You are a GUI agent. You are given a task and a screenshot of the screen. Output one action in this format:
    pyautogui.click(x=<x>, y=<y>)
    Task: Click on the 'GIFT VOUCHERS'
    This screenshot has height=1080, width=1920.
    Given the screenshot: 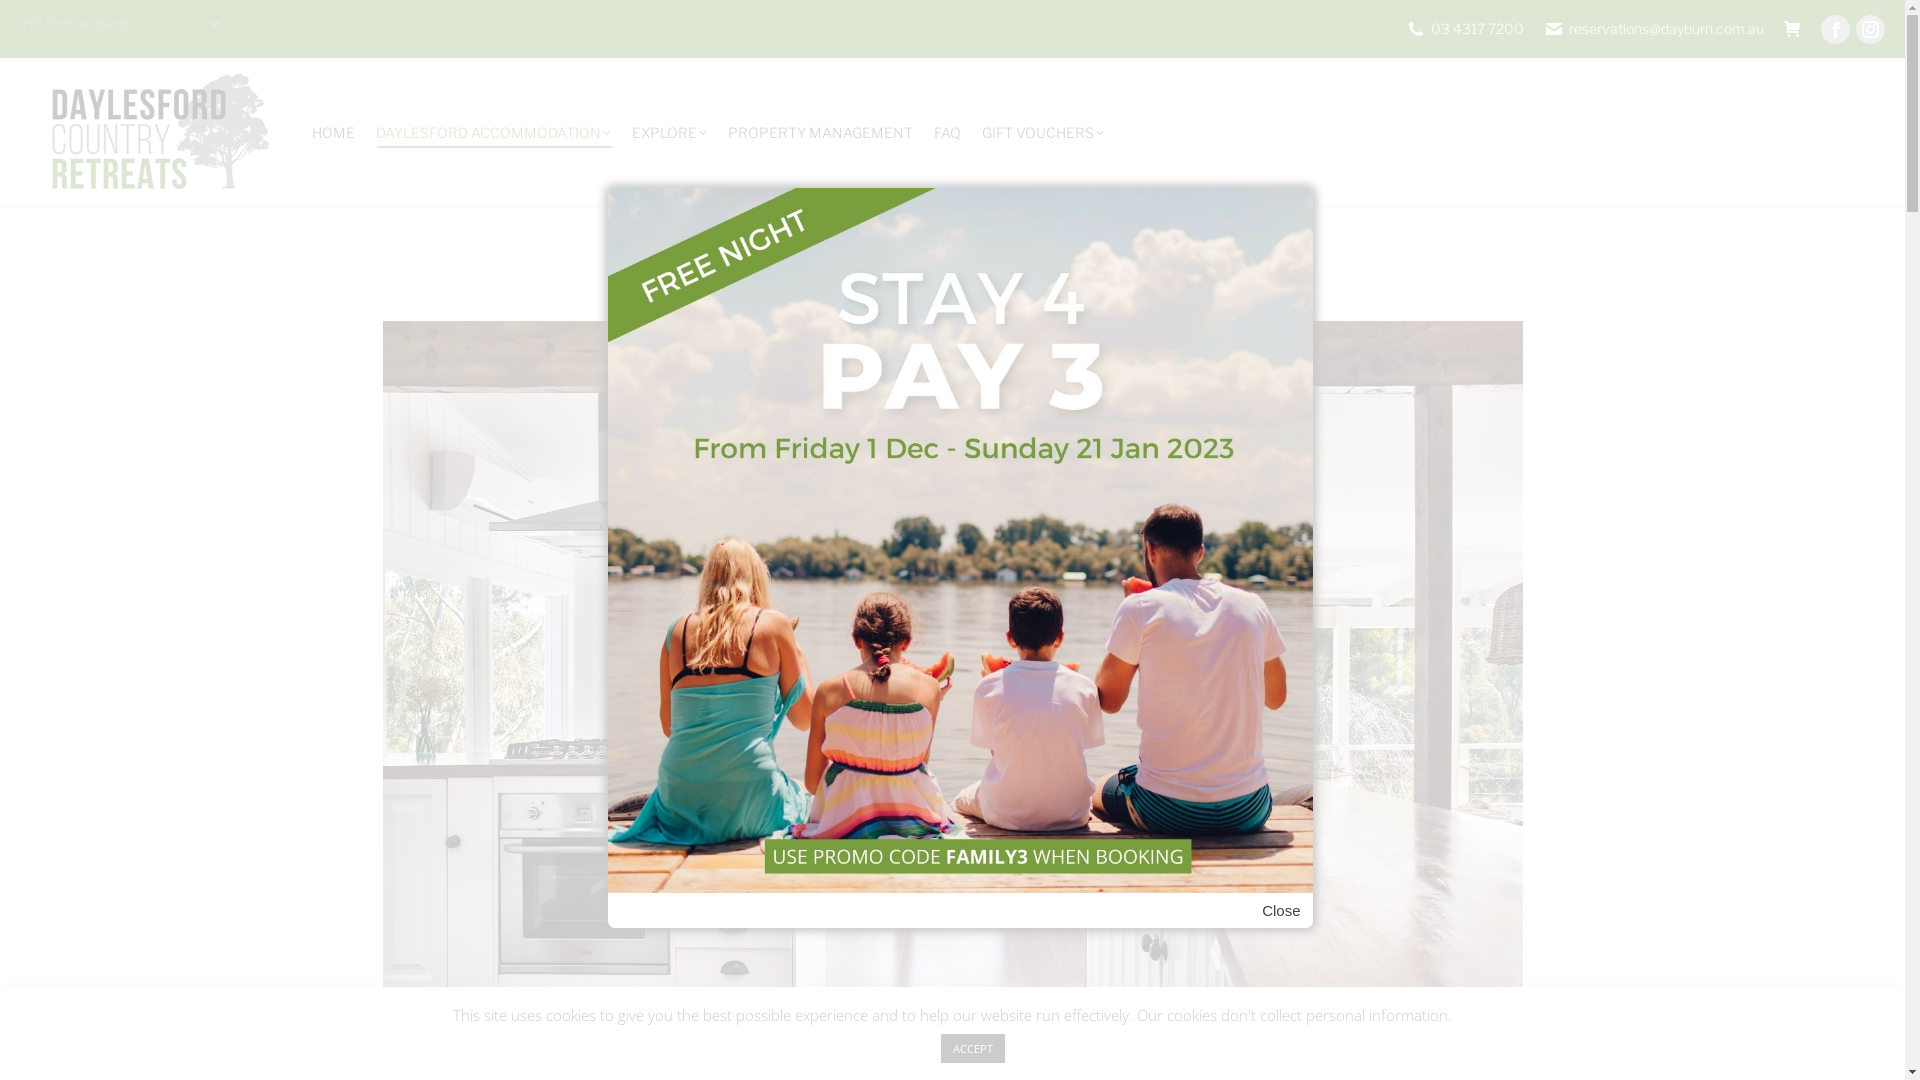 What is the action you would take?
    pyautogui.click(x=1041, y=132)
    